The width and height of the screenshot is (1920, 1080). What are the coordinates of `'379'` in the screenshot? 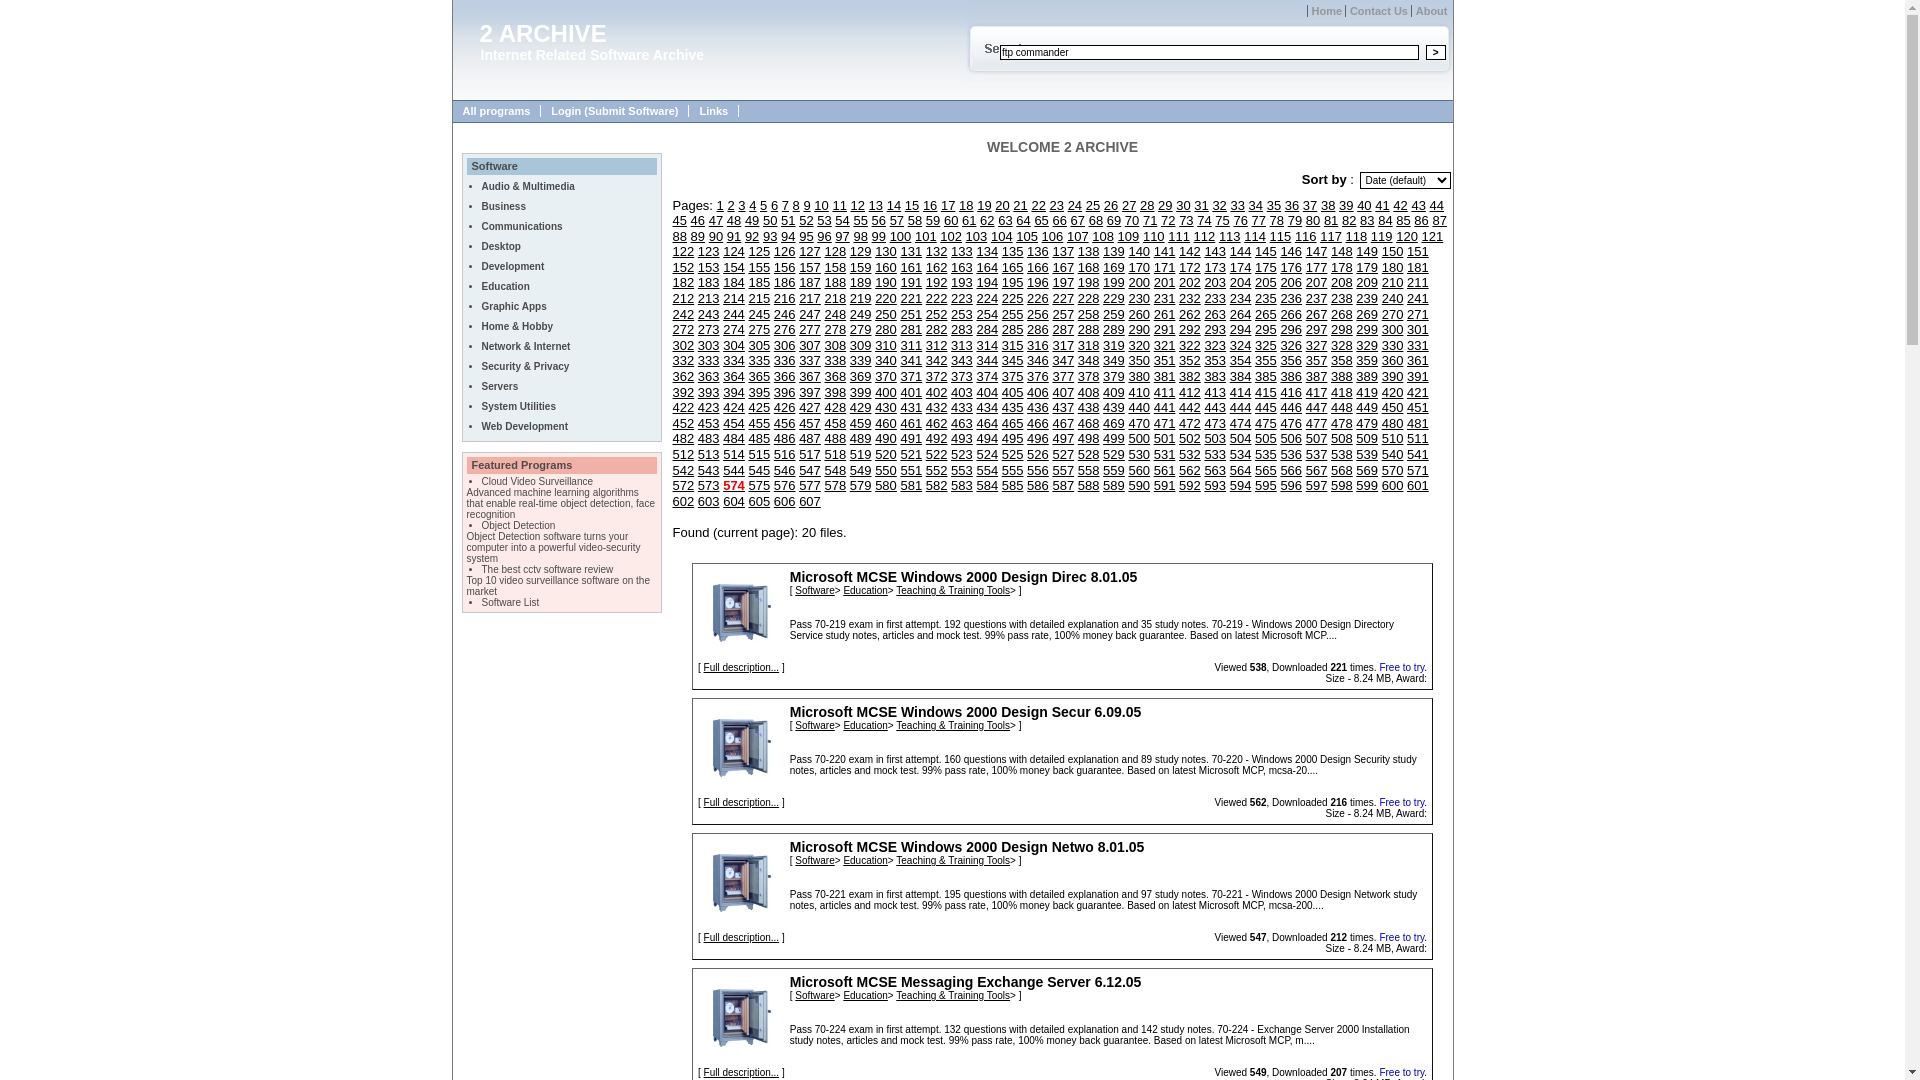 It's located at (1112, 376).